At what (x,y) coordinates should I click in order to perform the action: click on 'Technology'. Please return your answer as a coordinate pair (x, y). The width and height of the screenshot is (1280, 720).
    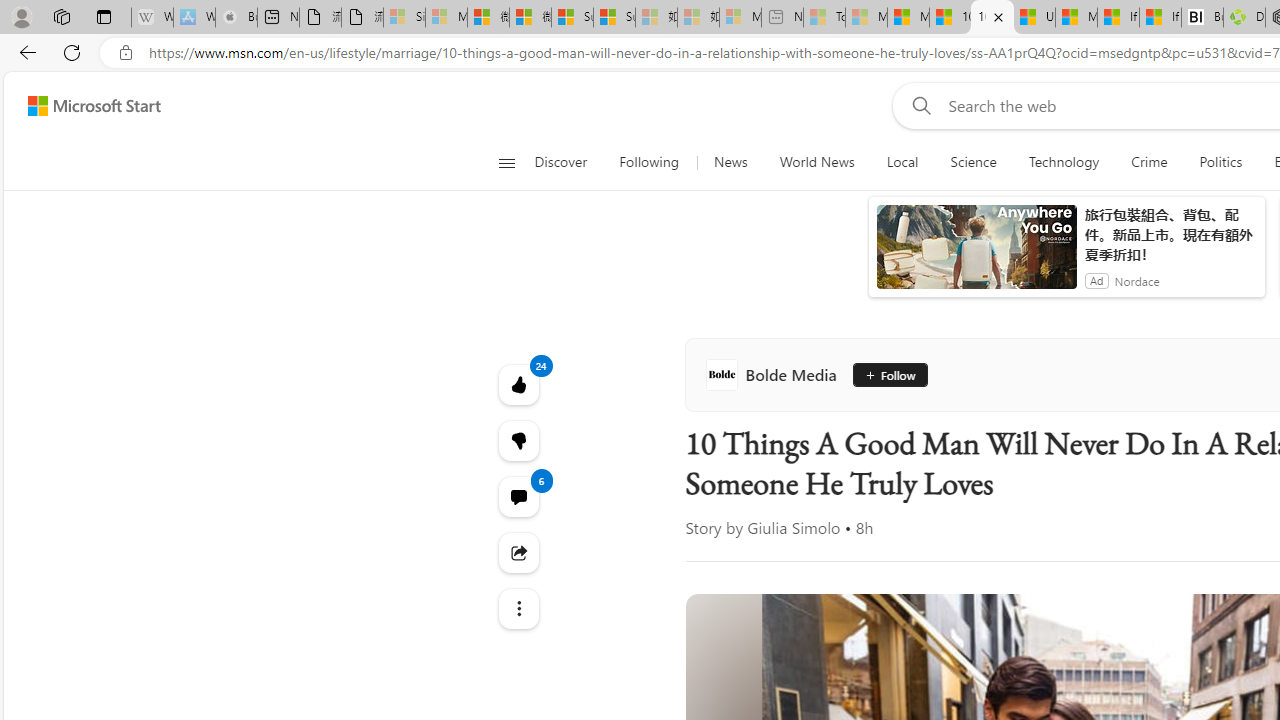
    Looking at the image, I should click on (1063, 162).